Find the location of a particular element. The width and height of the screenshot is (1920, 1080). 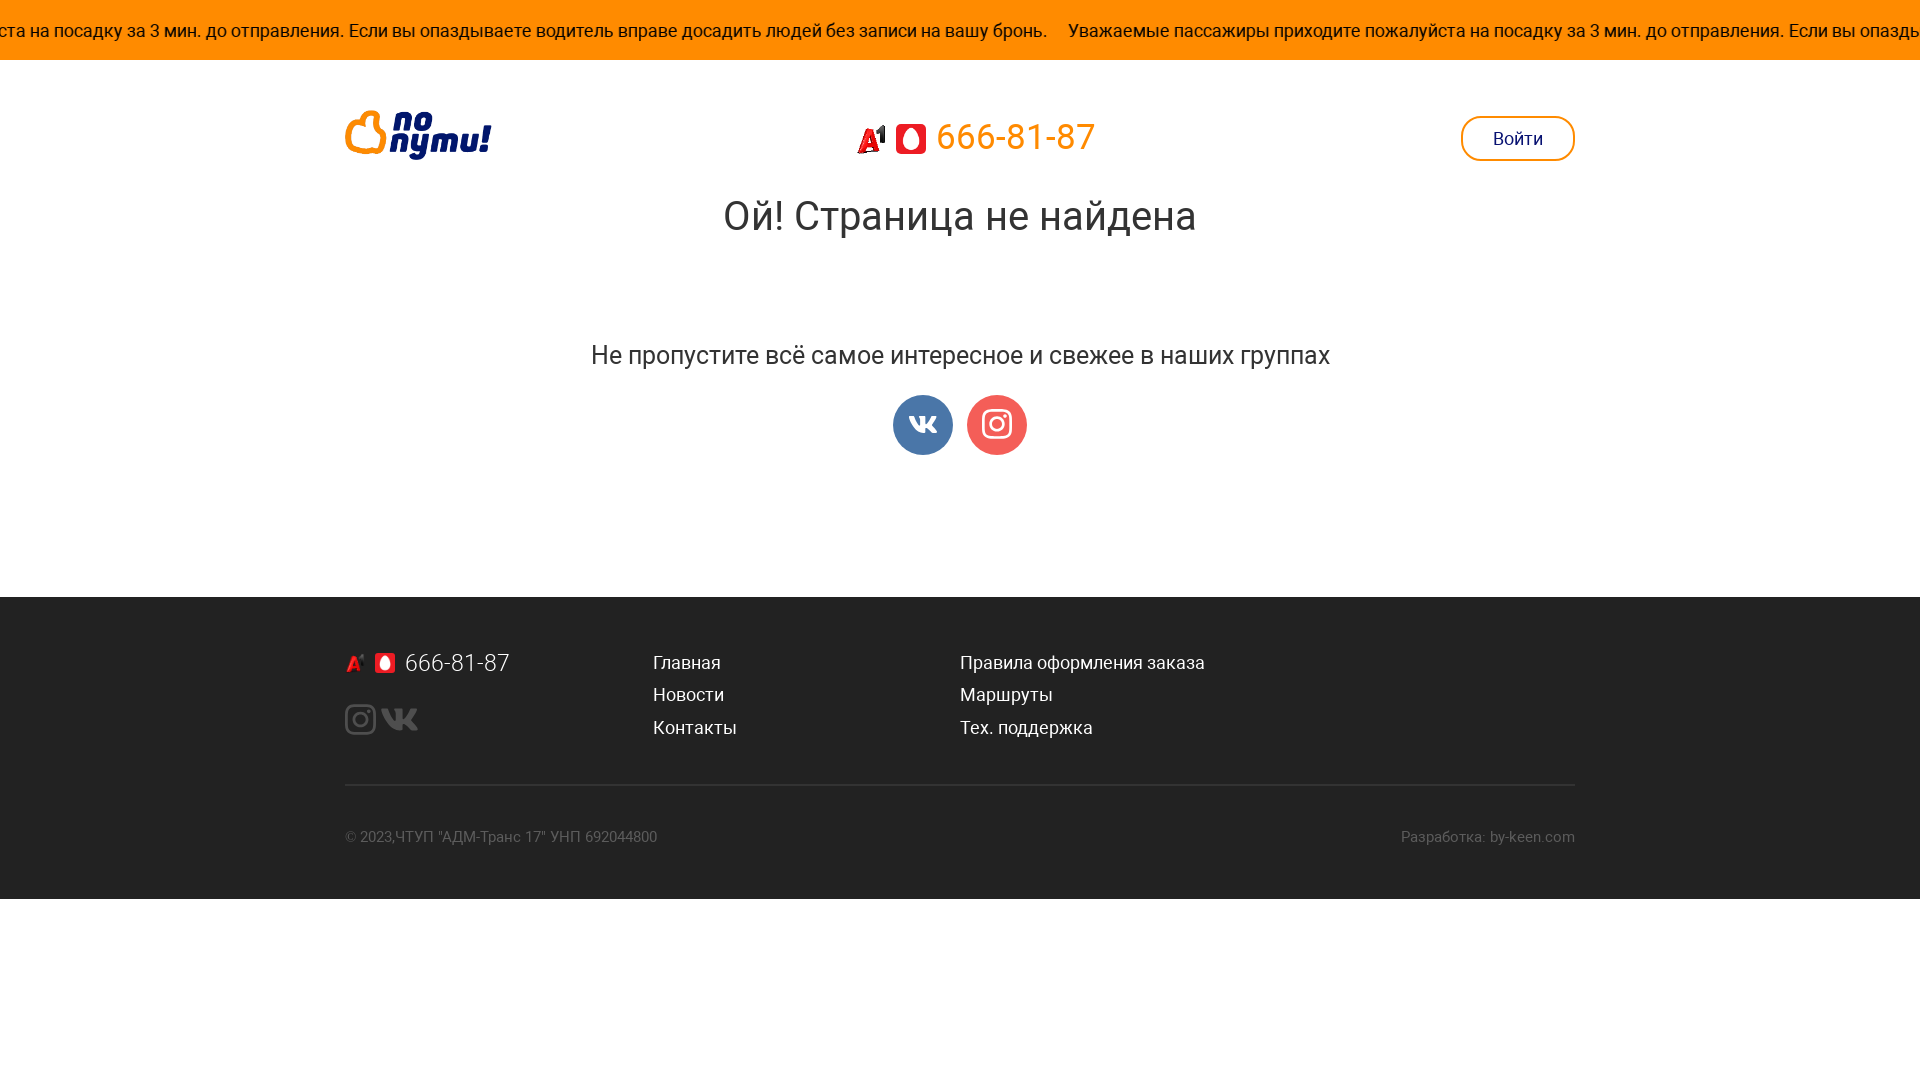

'by-keen.com' is located at coordinates (1531, 837).